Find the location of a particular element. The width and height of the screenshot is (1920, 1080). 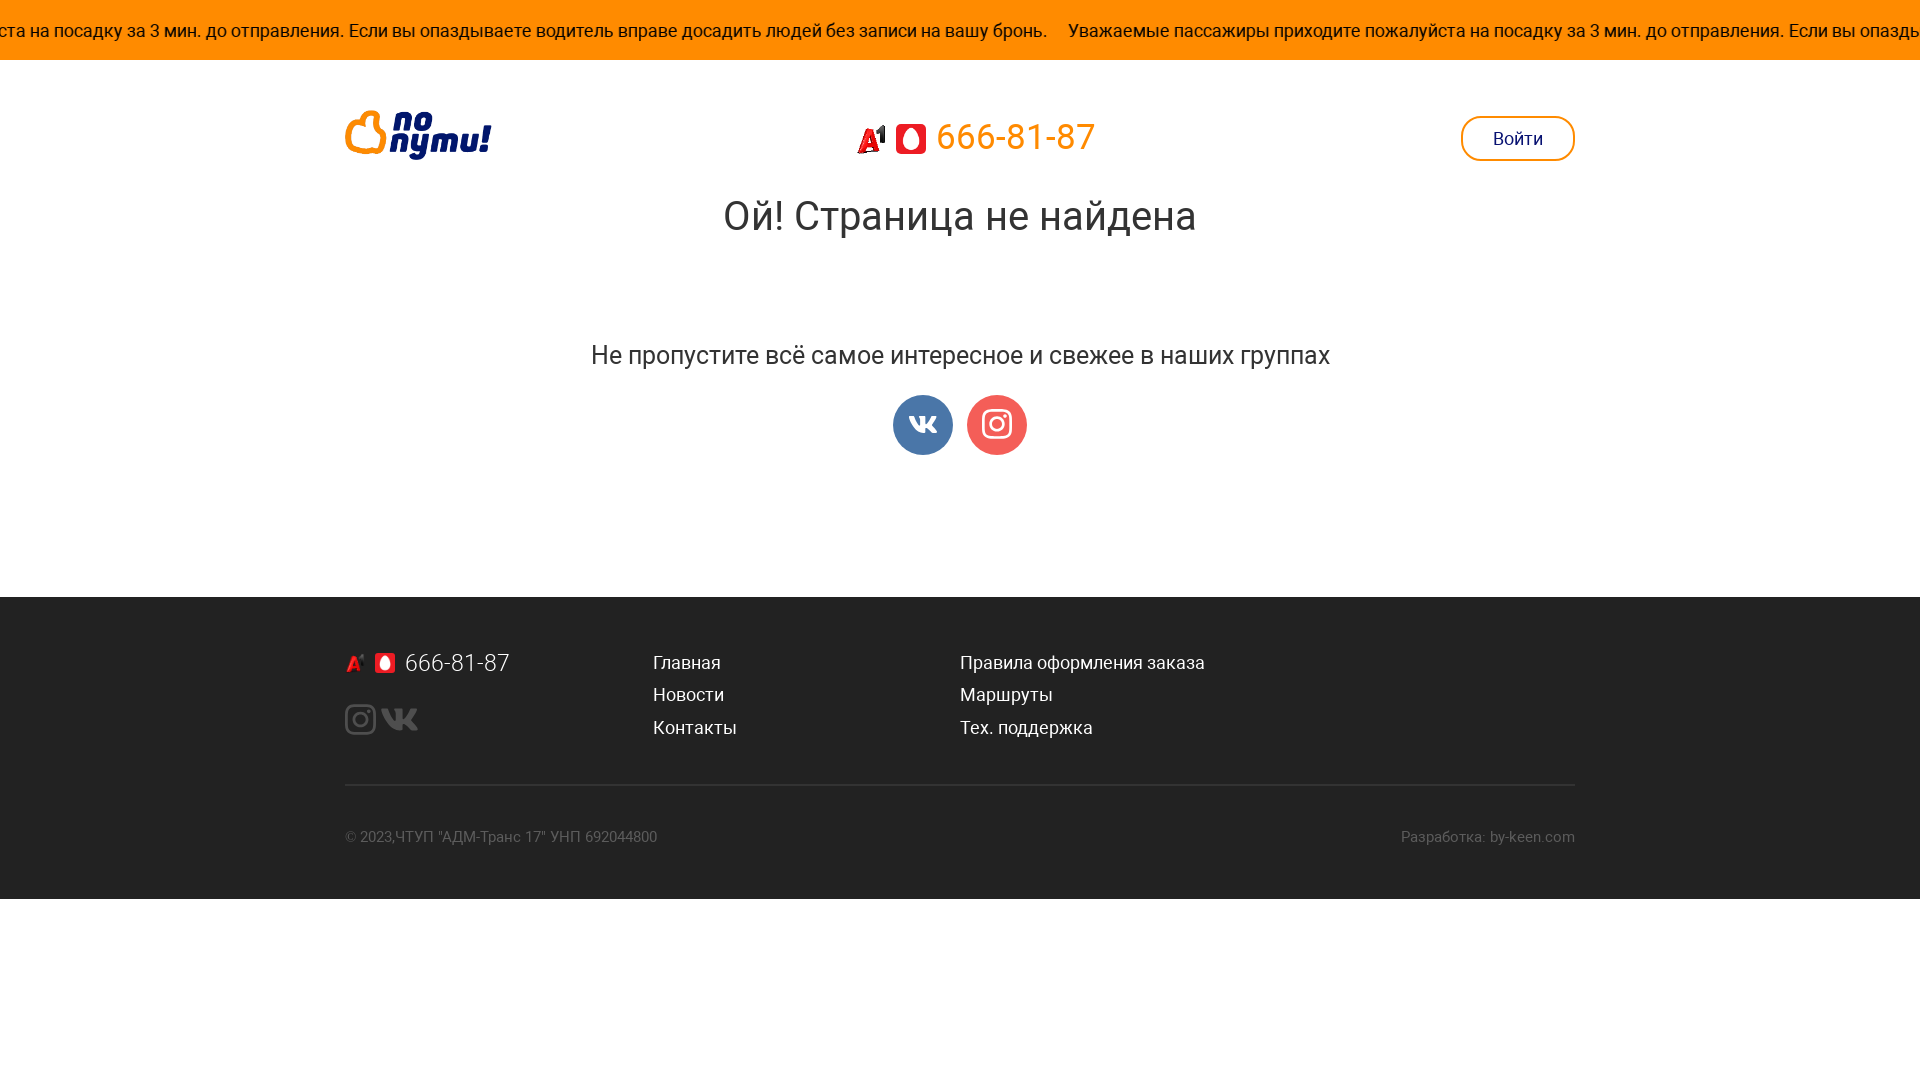

'by-keen.com' is located at coordinates (1531, 837).